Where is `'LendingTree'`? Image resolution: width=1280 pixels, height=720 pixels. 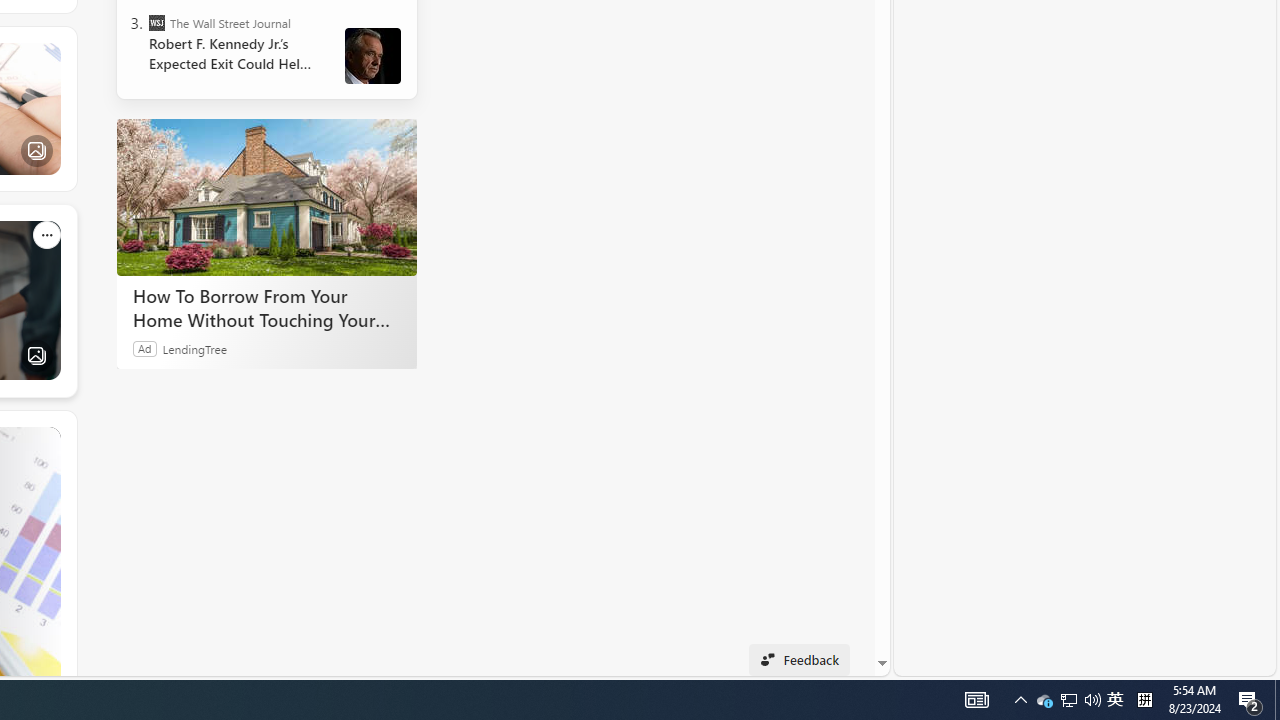 'LendingTree' is located at coordinates (195, 347).